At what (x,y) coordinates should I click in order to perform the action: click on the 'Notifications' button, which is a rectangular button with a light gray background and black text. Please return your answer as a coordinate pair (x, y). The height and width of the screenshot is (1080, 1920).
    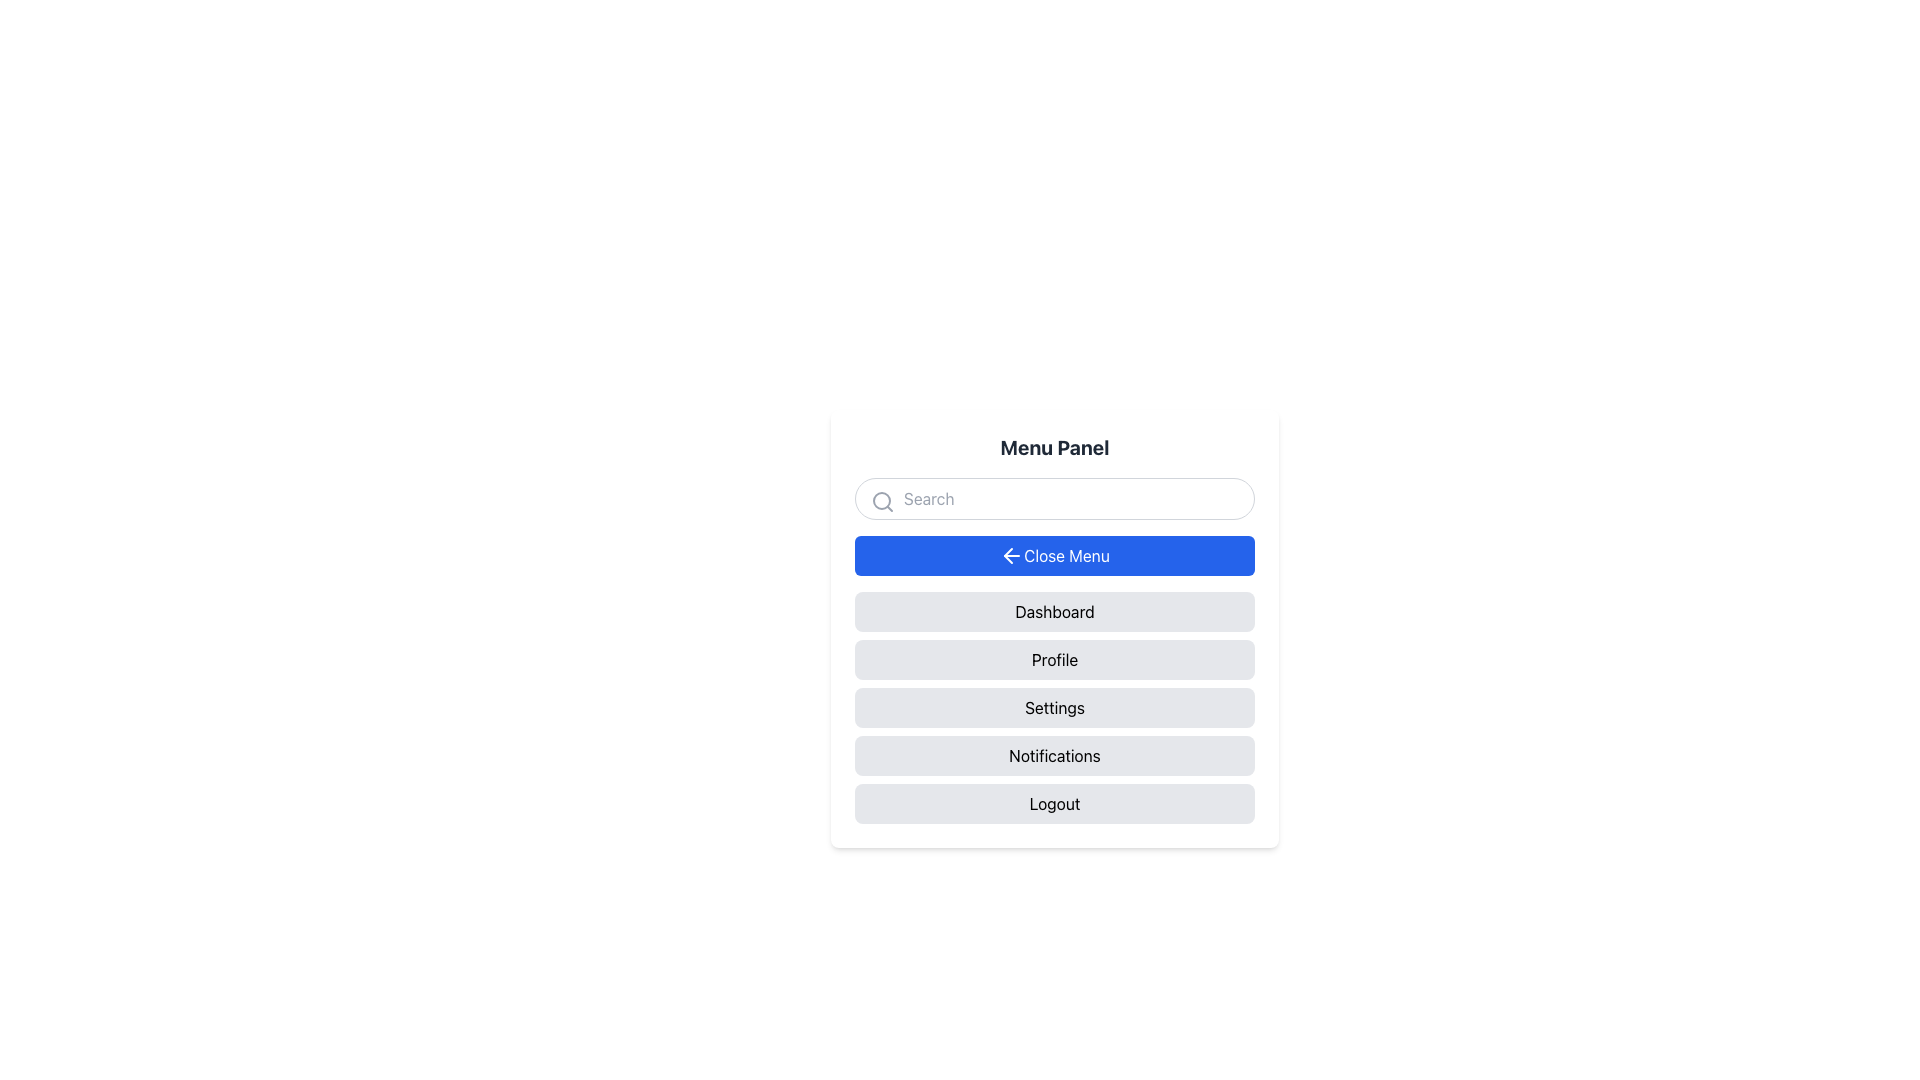
    Looking at the image, I should click on (1054, 756).